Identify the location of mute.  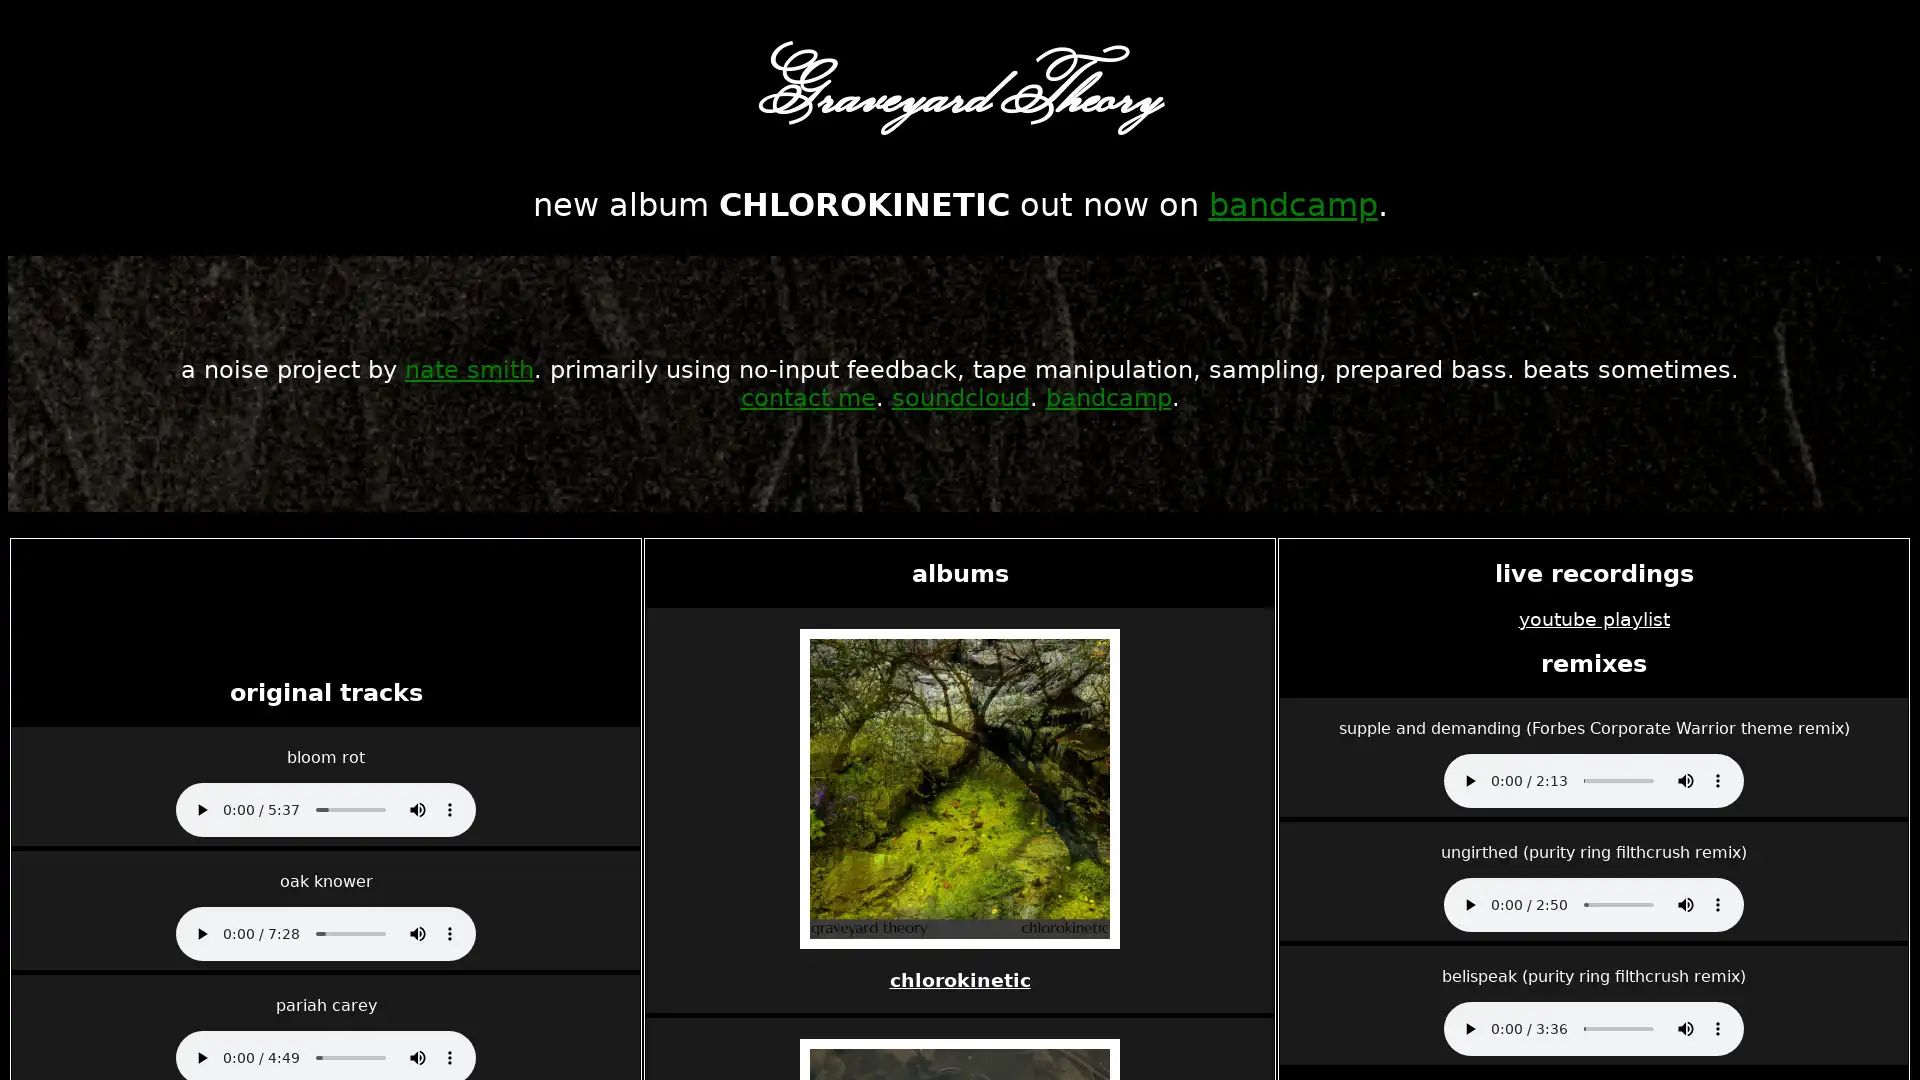
(416, 1055).